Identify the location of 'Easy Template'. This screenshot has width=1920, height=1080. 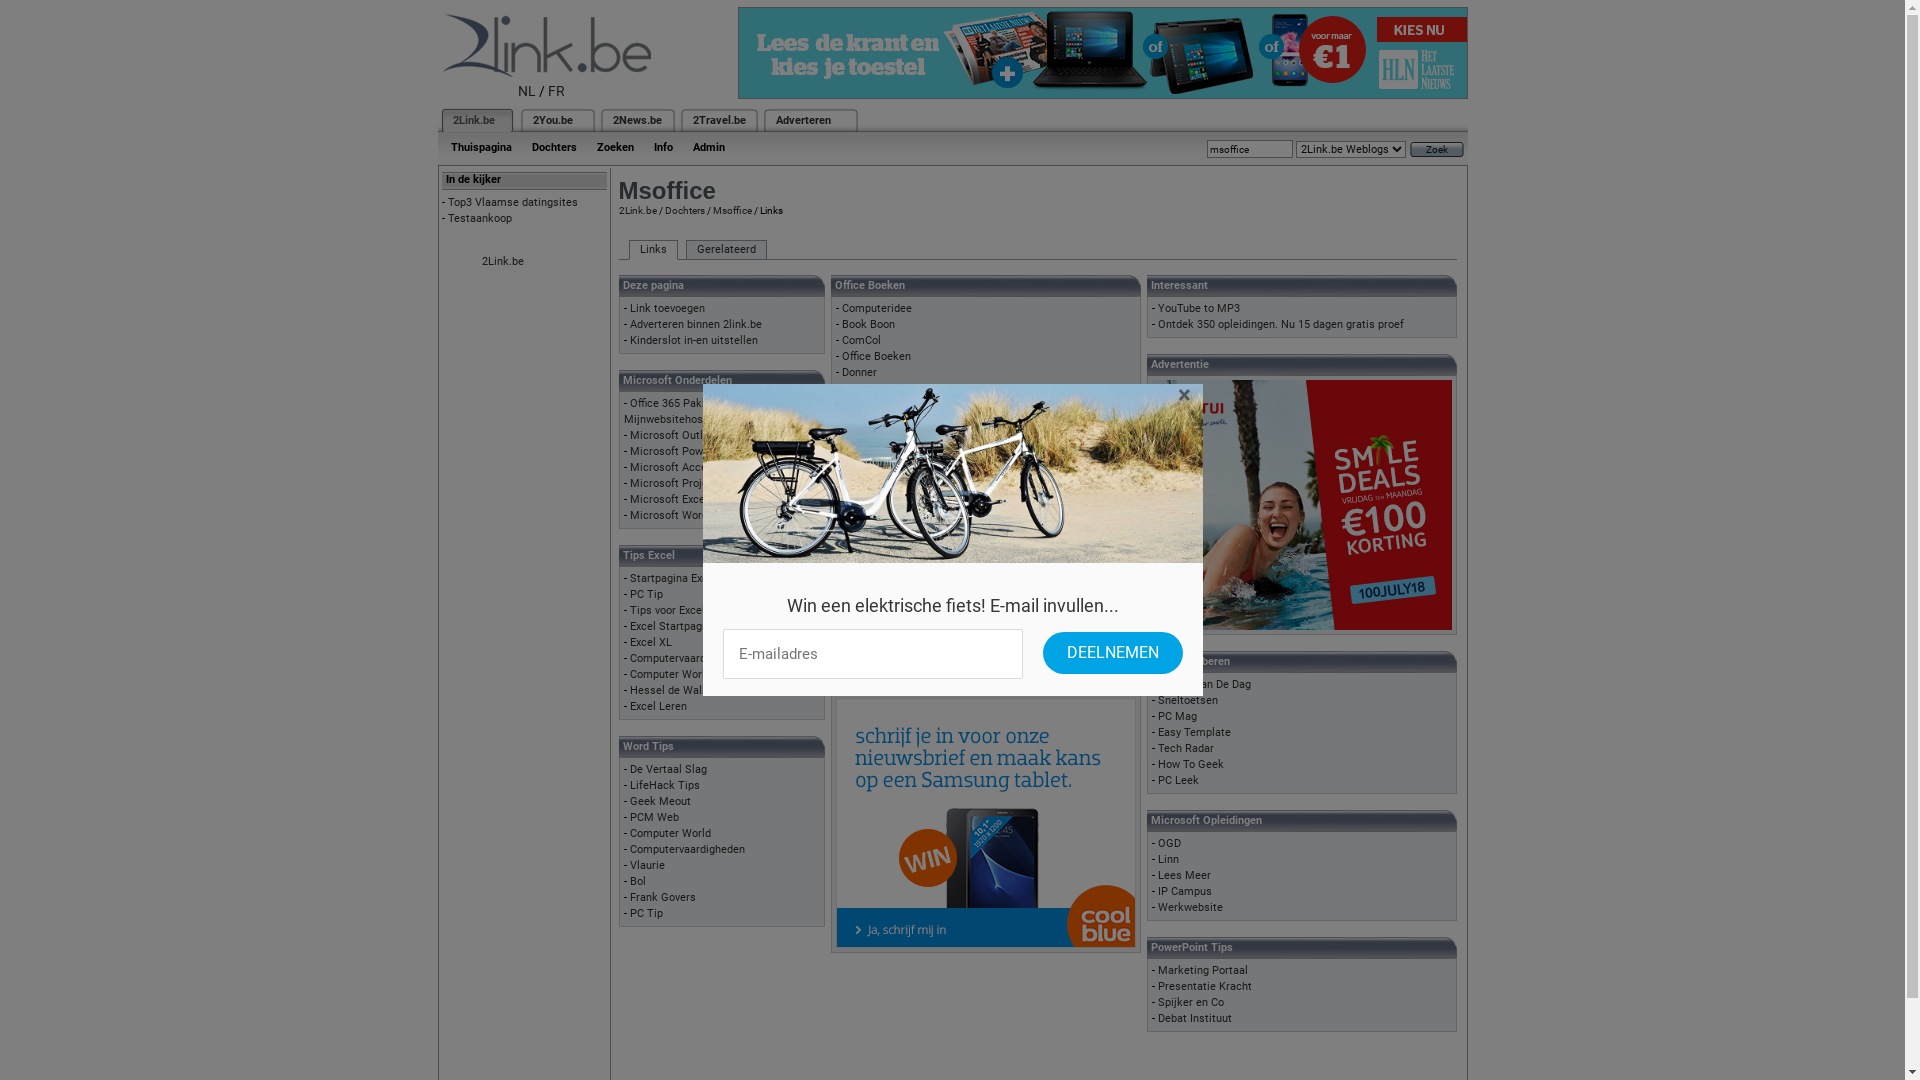
(1194, 732).